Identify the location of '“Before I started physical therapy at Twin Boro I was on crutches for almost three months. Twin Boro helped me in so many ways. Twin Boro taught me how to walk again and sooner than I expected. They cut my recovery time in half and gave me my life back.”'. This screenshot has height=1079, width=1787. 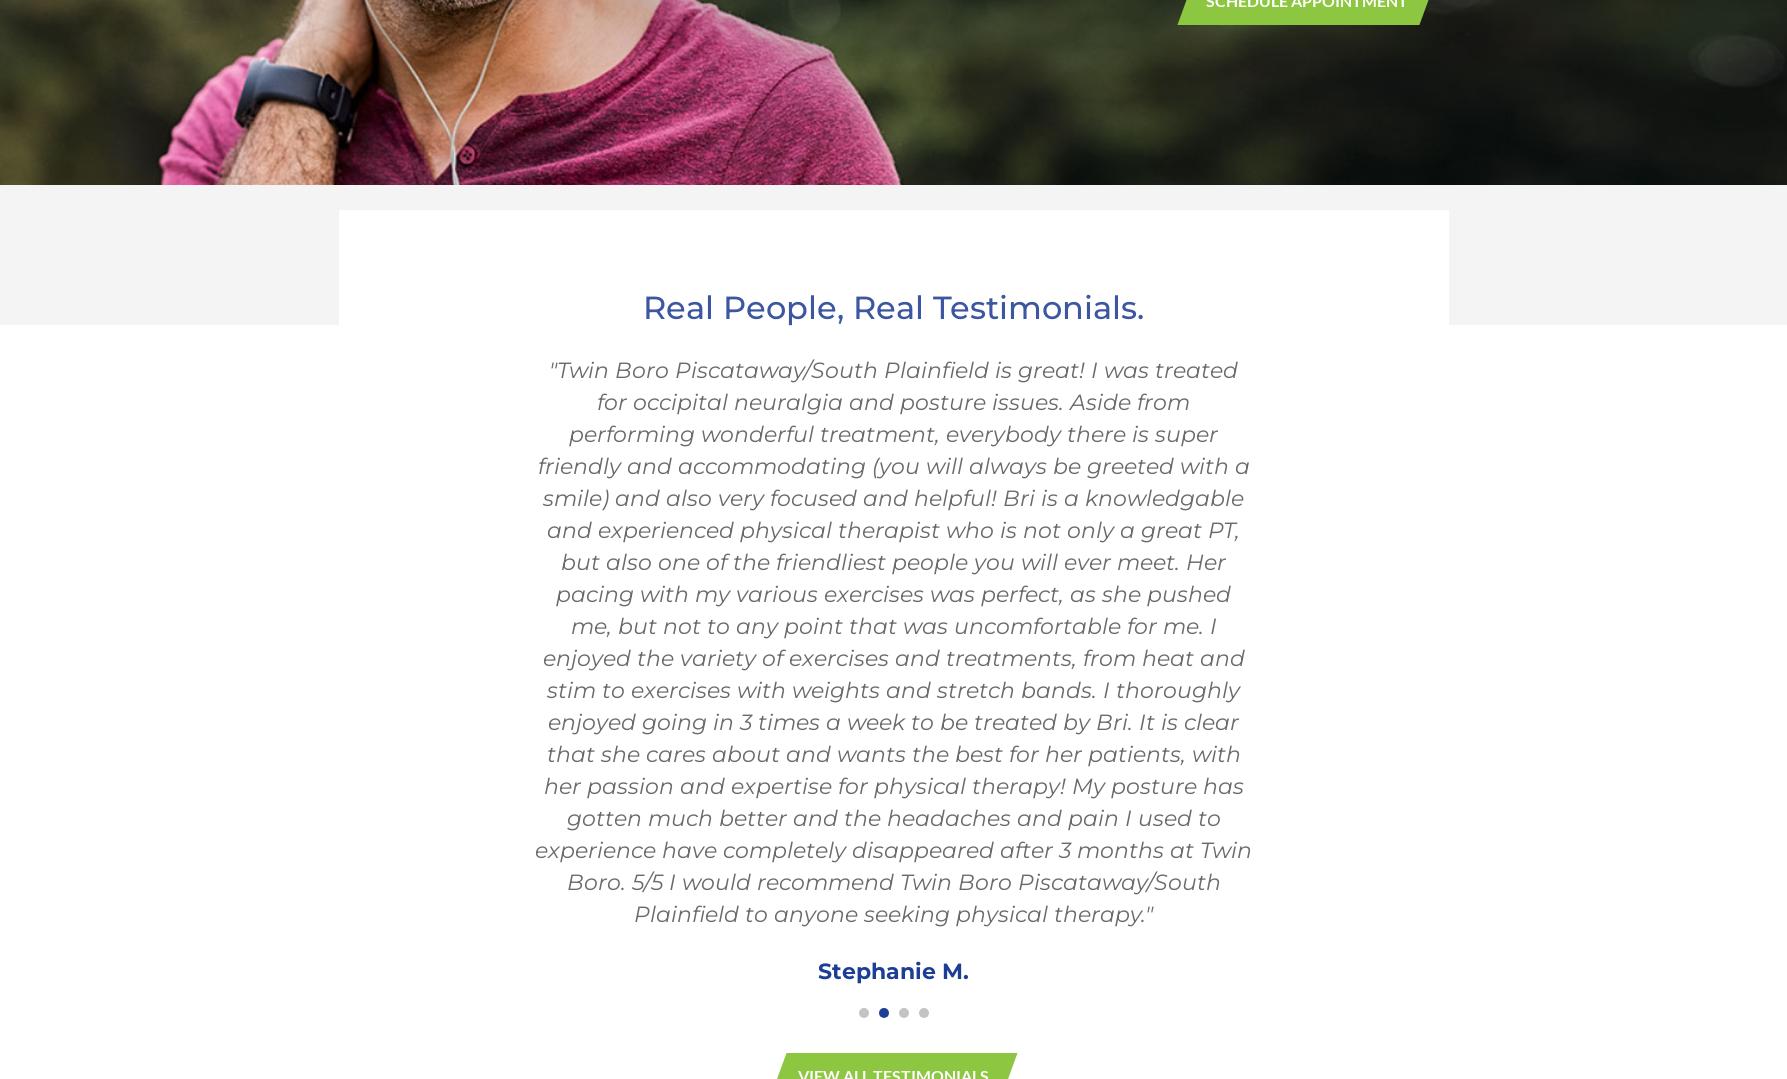
(892, 433).